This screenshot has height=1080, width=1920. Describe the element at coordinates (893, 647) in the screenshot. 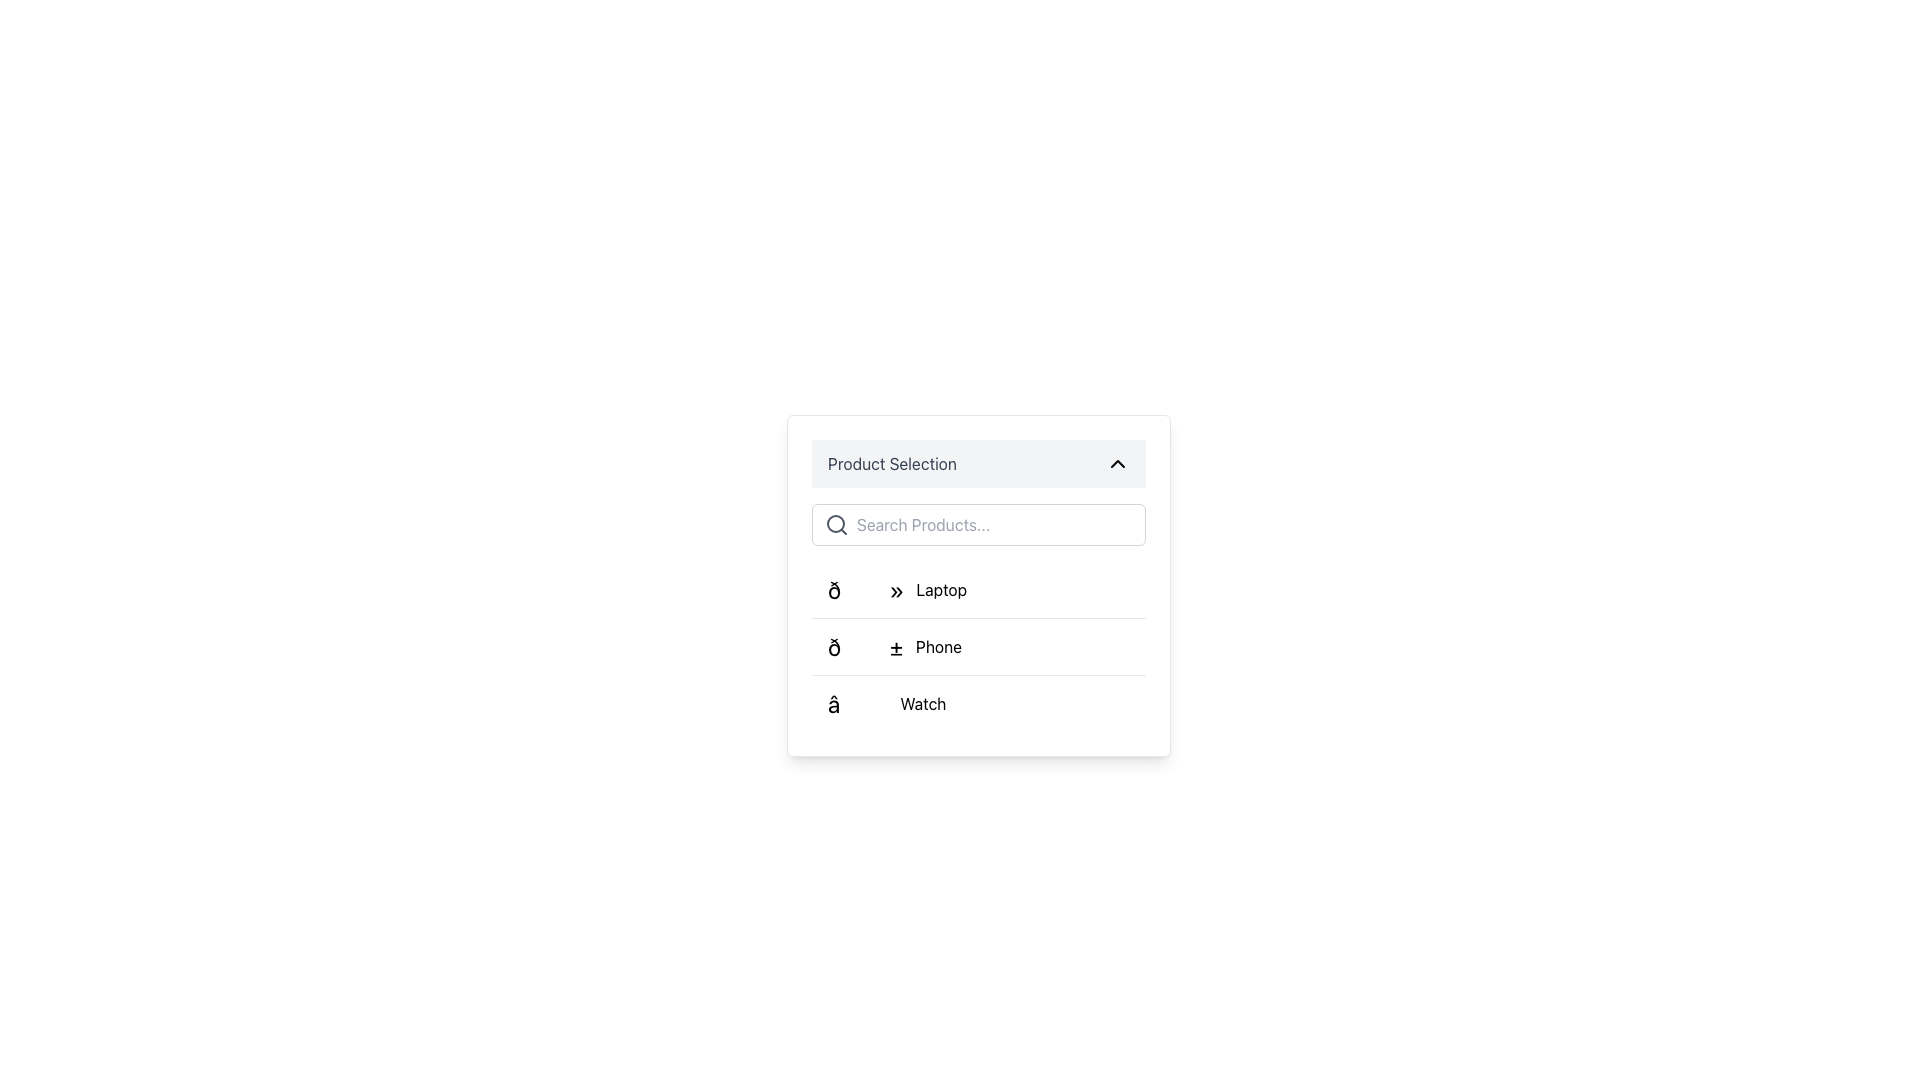

I see `the second item in the product selection list, which represents the 'Phone' option` at that location.